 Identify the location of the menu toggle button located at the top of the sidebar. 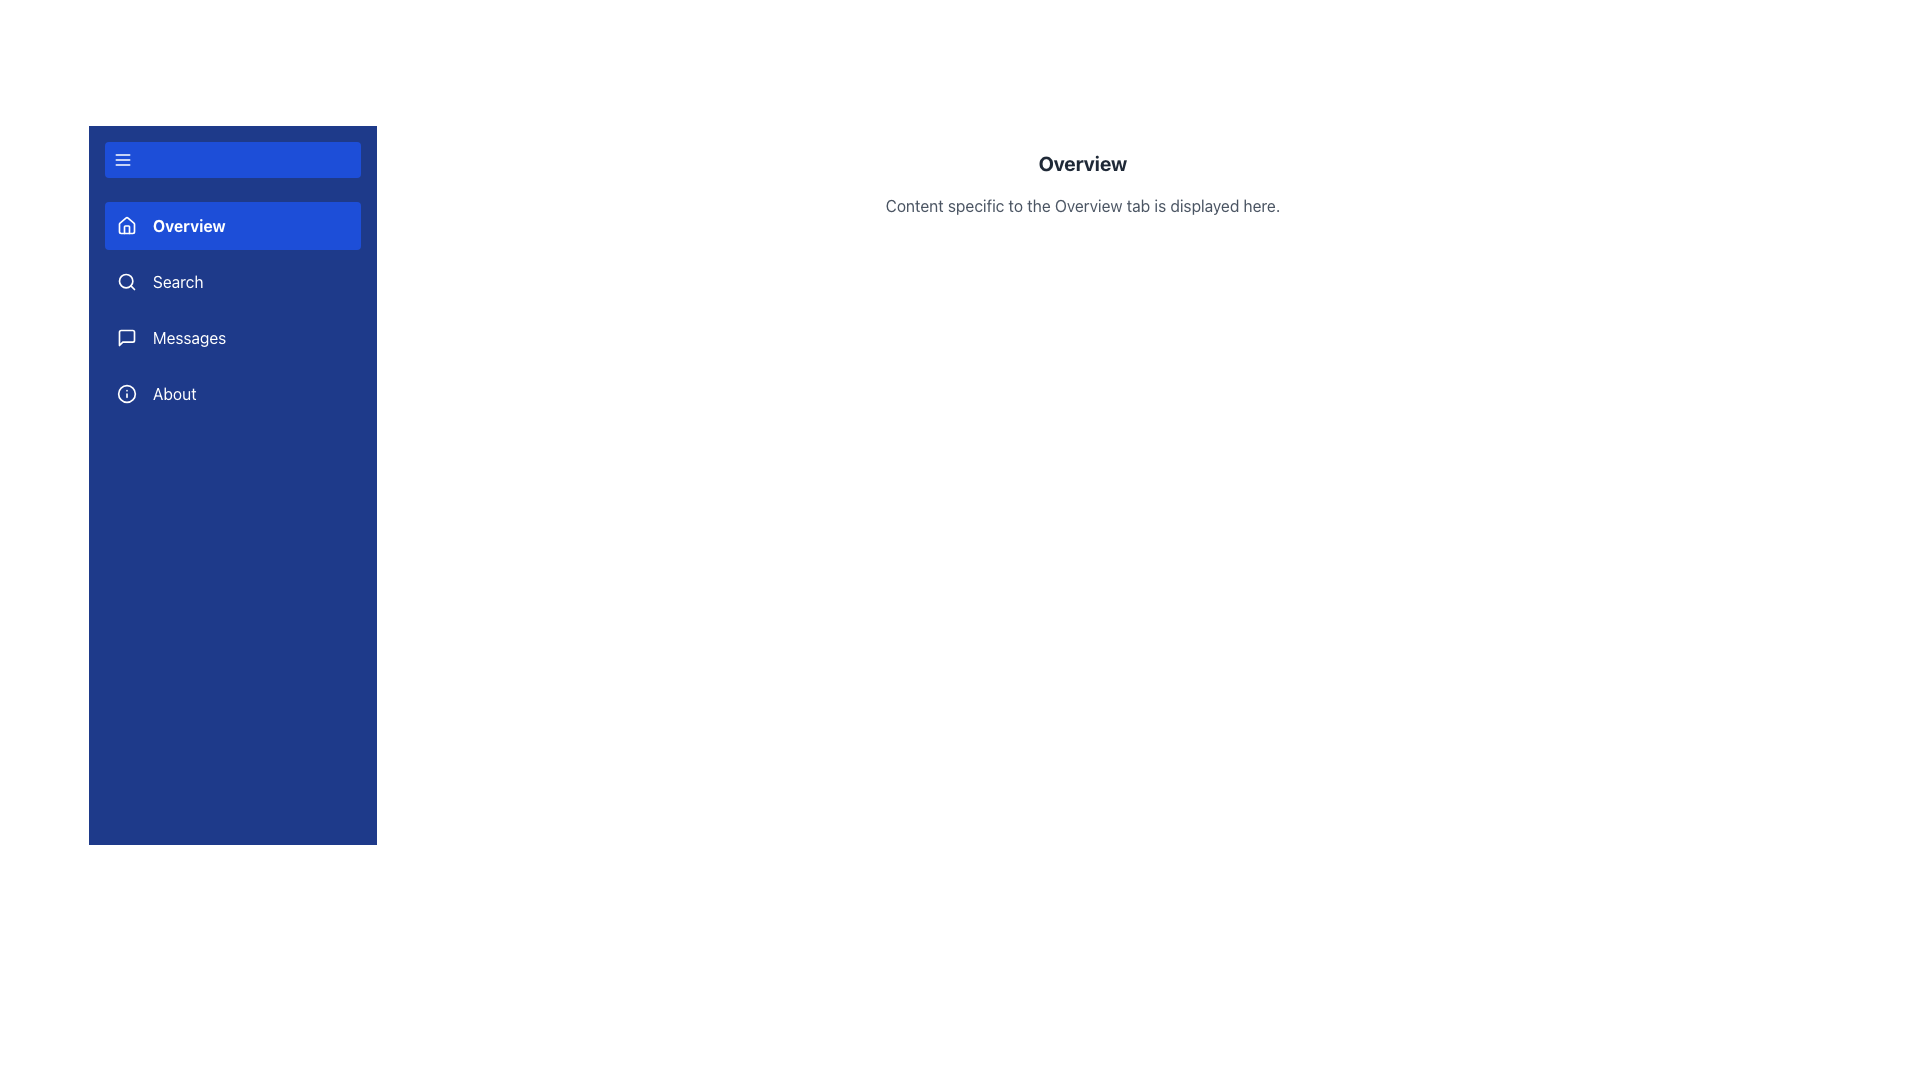
(233, 158).